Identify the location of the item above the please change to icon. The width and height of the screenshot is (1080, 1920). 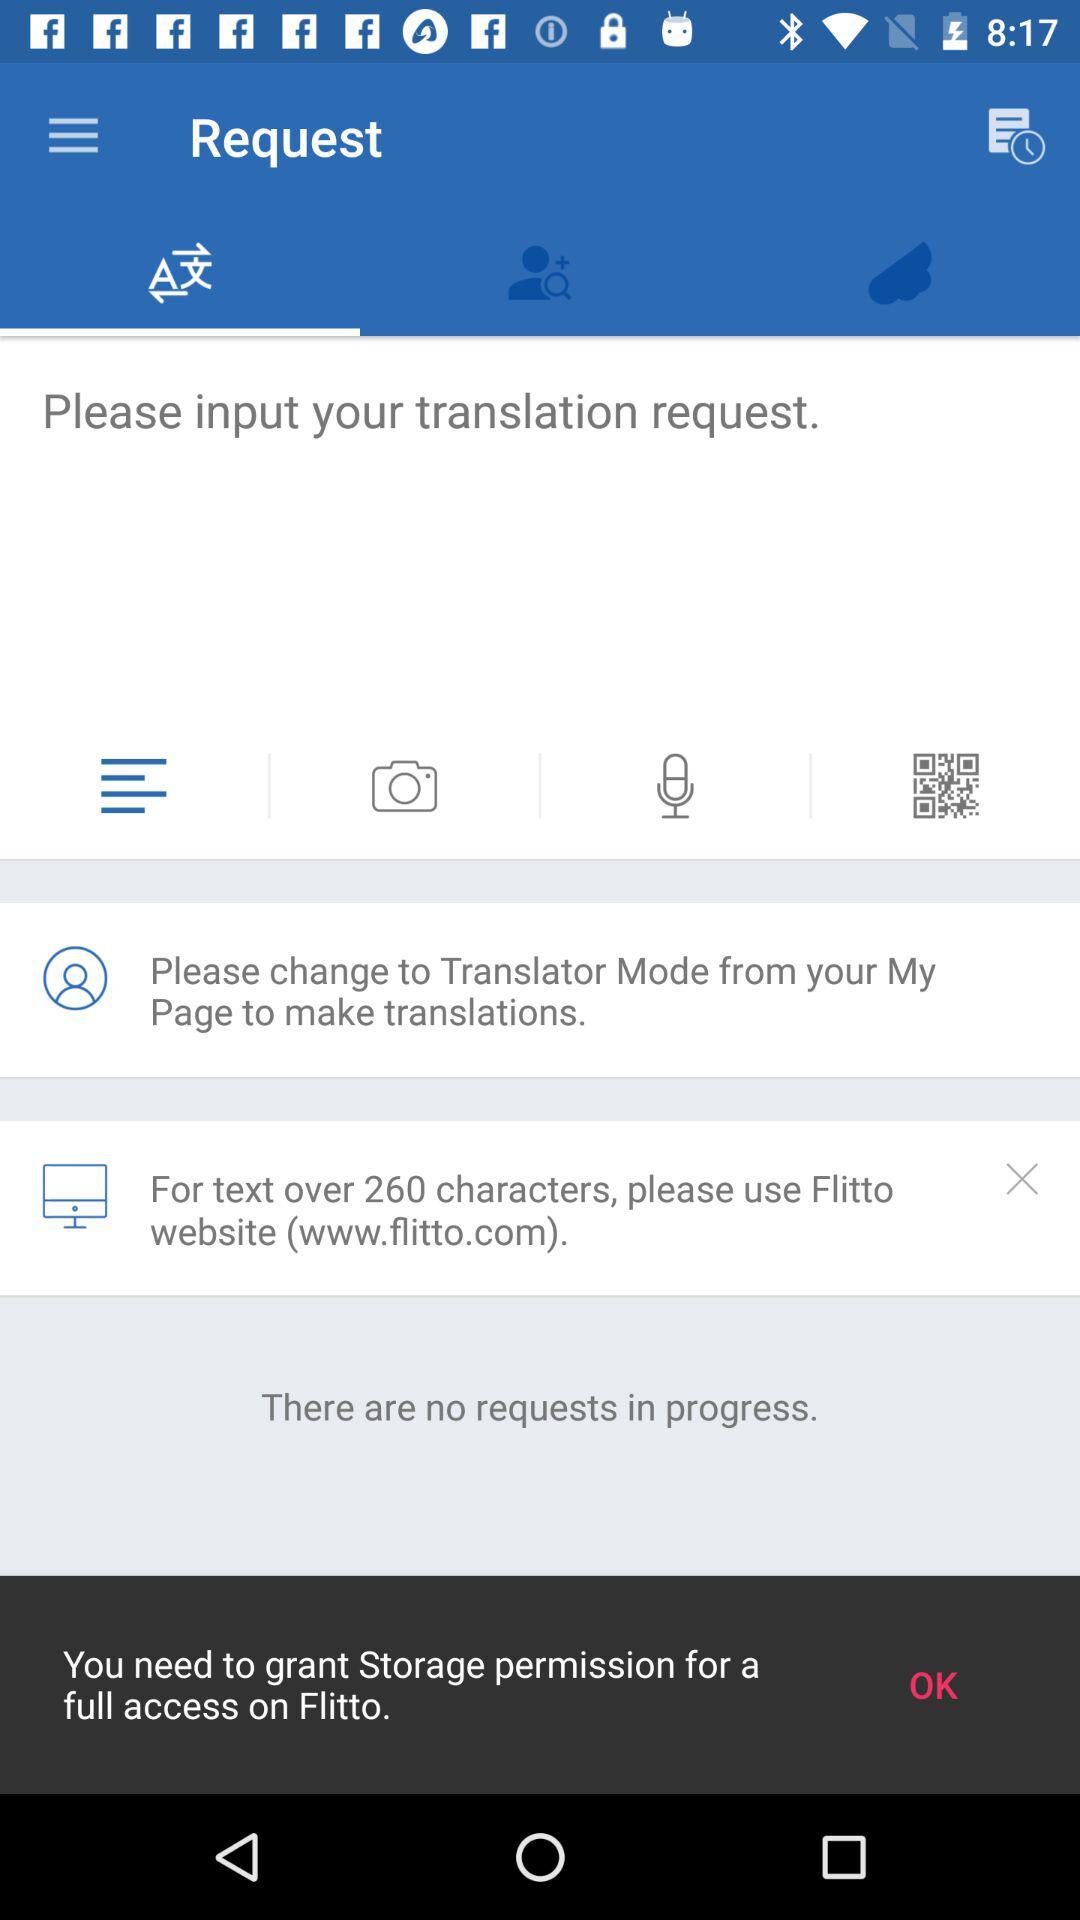
(540, 785).